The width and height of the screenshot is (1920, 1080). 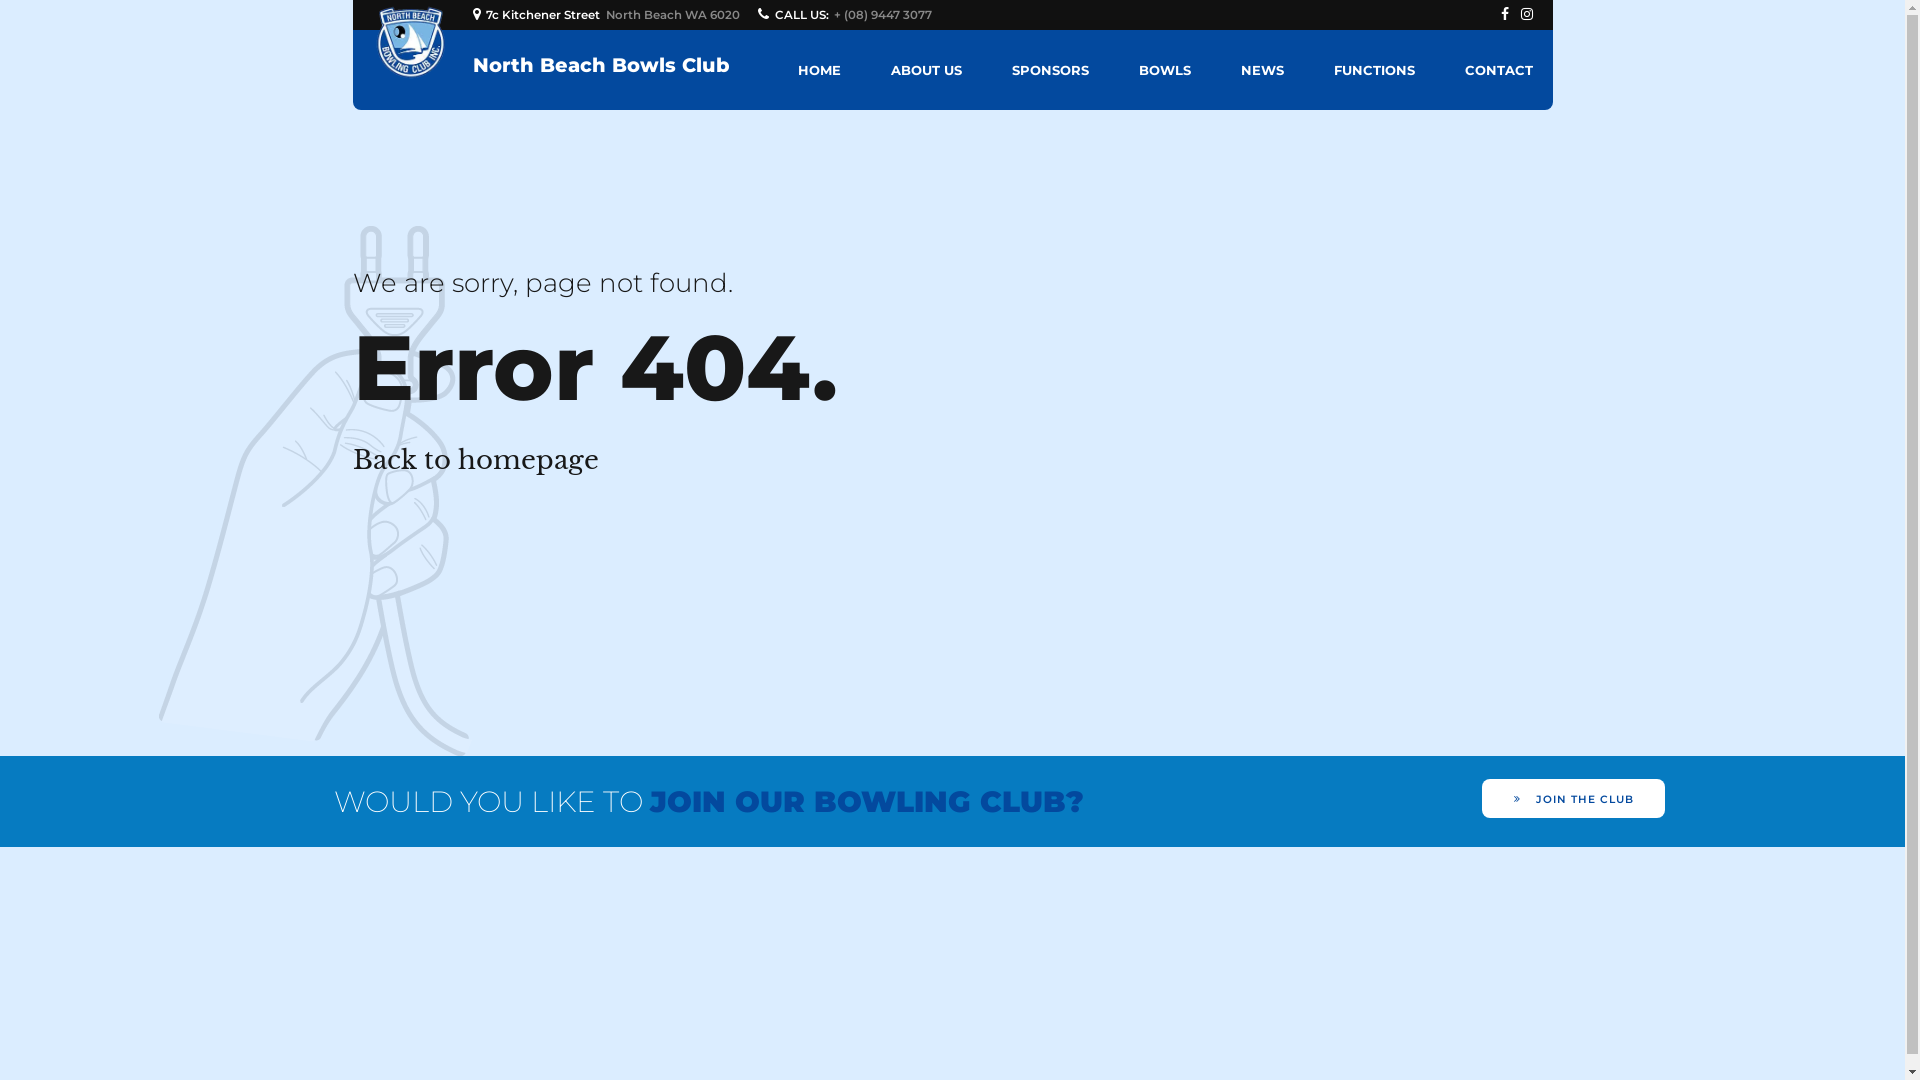 I want to click on 'BOWLS', so click(x=1137, y=68).